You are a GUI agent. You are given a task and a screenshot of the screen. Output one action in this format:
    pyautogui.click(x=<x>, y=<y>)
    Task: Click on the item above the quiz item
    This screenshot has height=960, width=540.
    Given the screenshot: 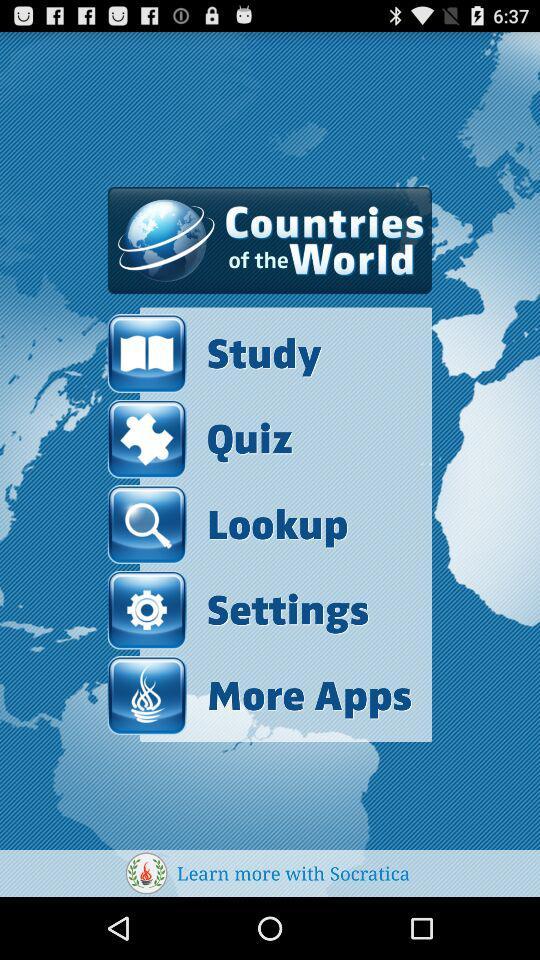 What is the action you would take?
    pyautogui.click(x=259, y=353)
    